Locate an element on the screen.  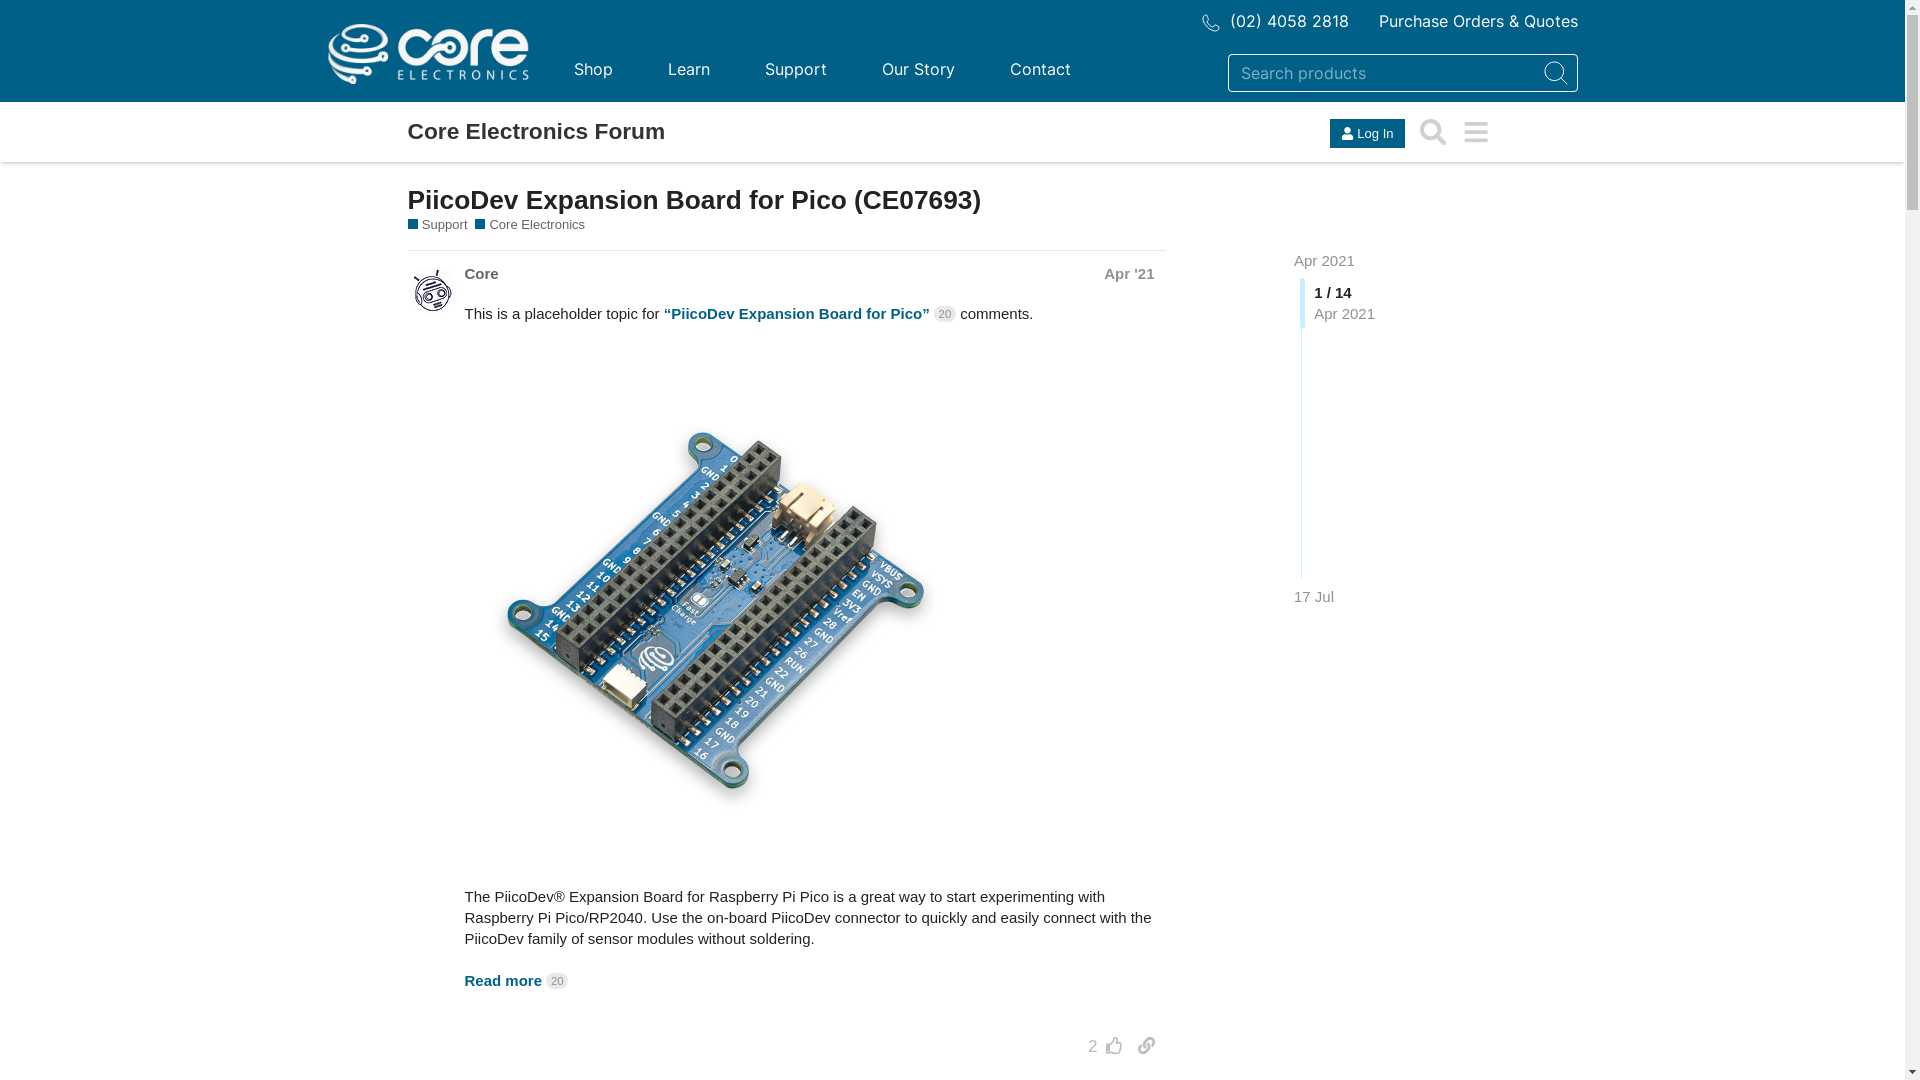
'Our Story' is located at coordinates (916, 68).